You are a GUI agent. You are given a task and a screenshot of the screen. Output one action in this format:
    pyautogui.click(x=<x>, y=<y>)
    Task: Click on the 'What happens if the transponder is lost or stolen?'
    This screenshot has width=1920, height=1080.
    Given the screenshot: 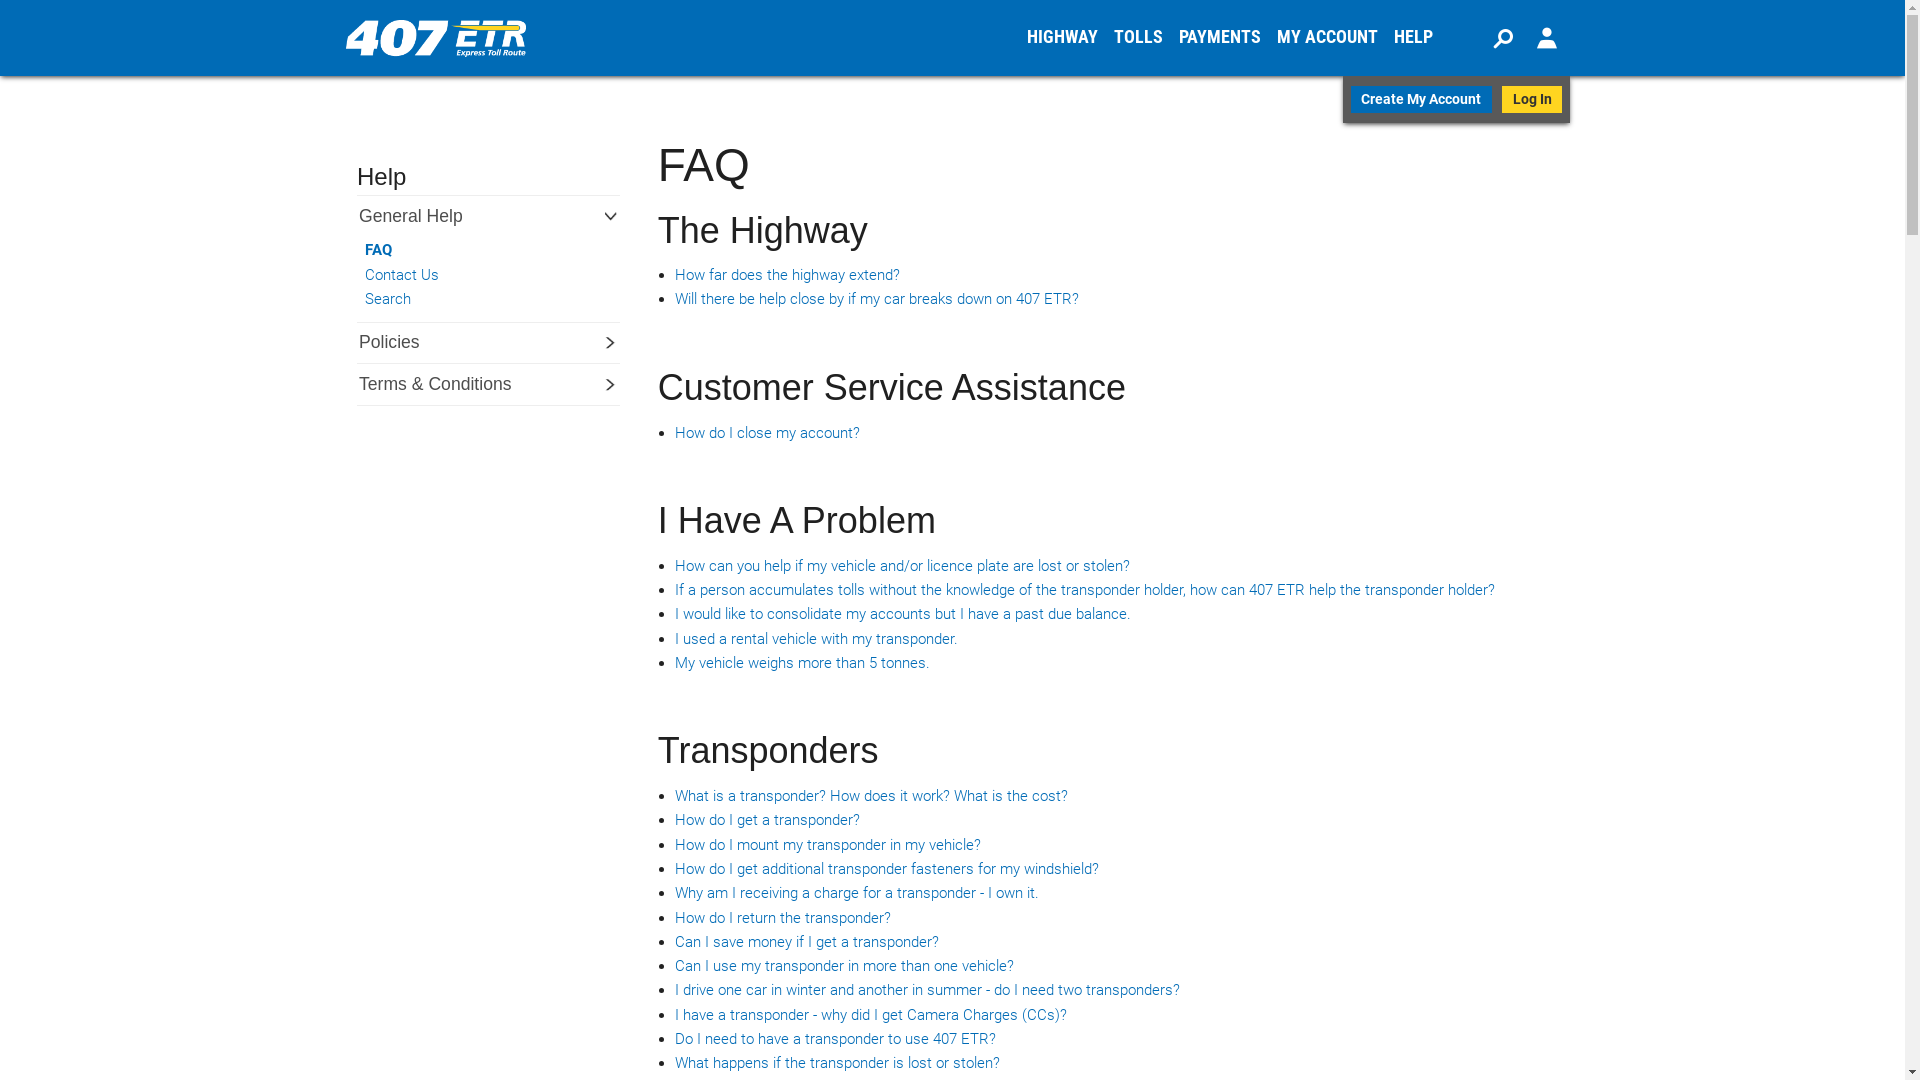 What is the action you would take?
    pyautogui.click(x=837, y=1062)
    